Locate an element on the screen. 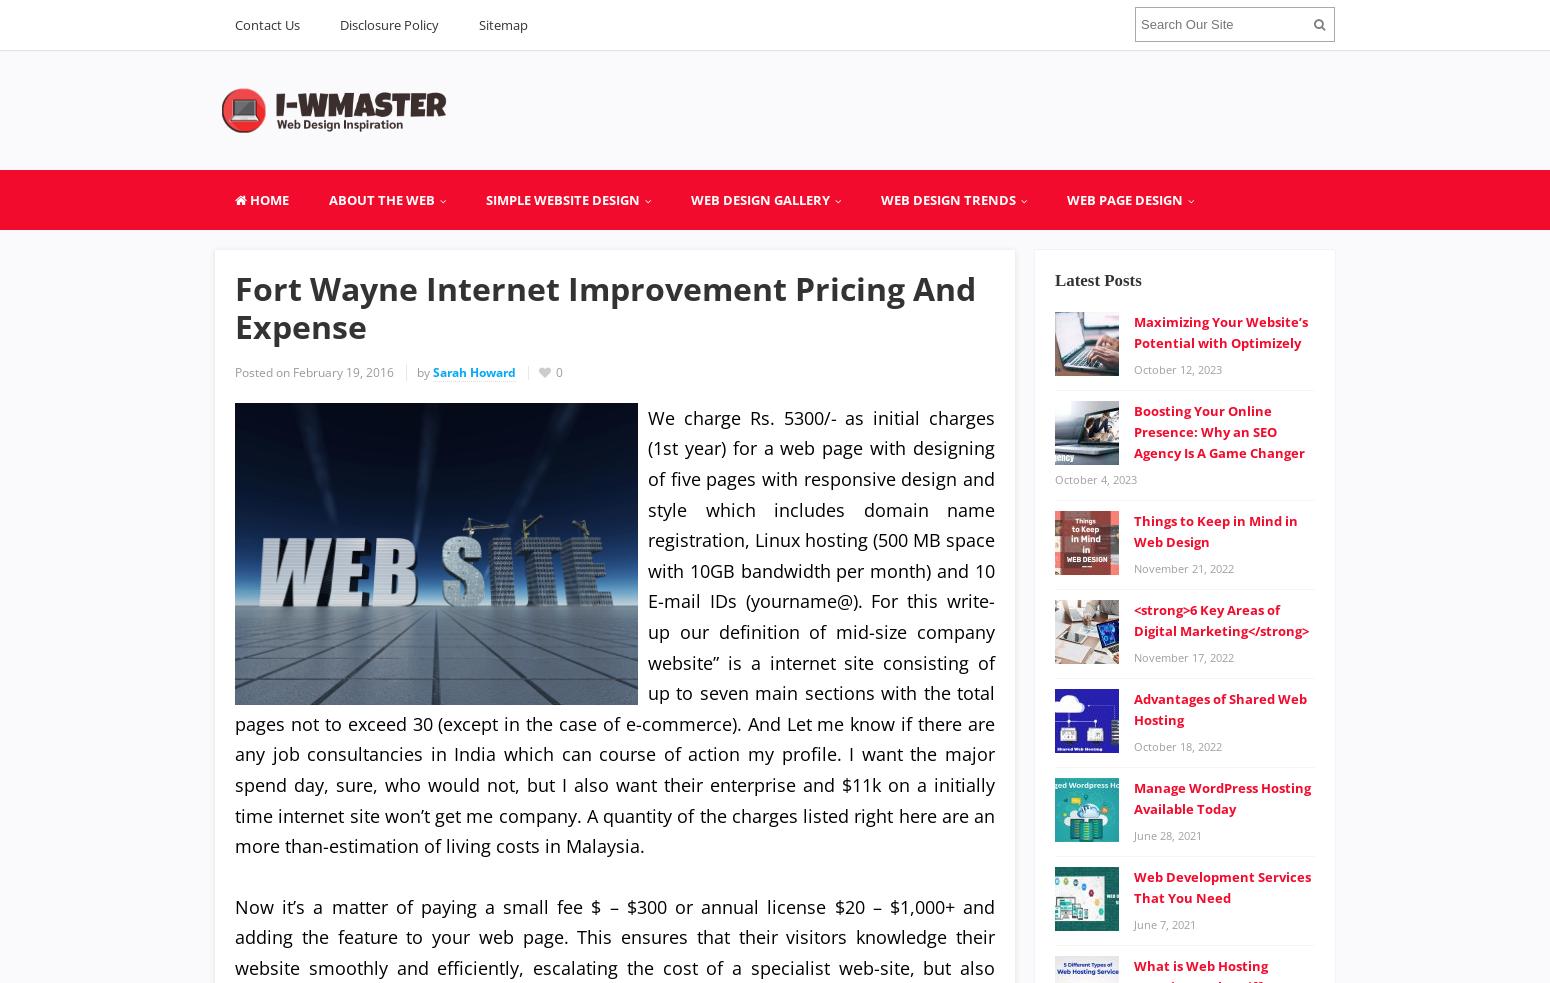  'October 18, 2022' is located at coordinates (1178, 744).